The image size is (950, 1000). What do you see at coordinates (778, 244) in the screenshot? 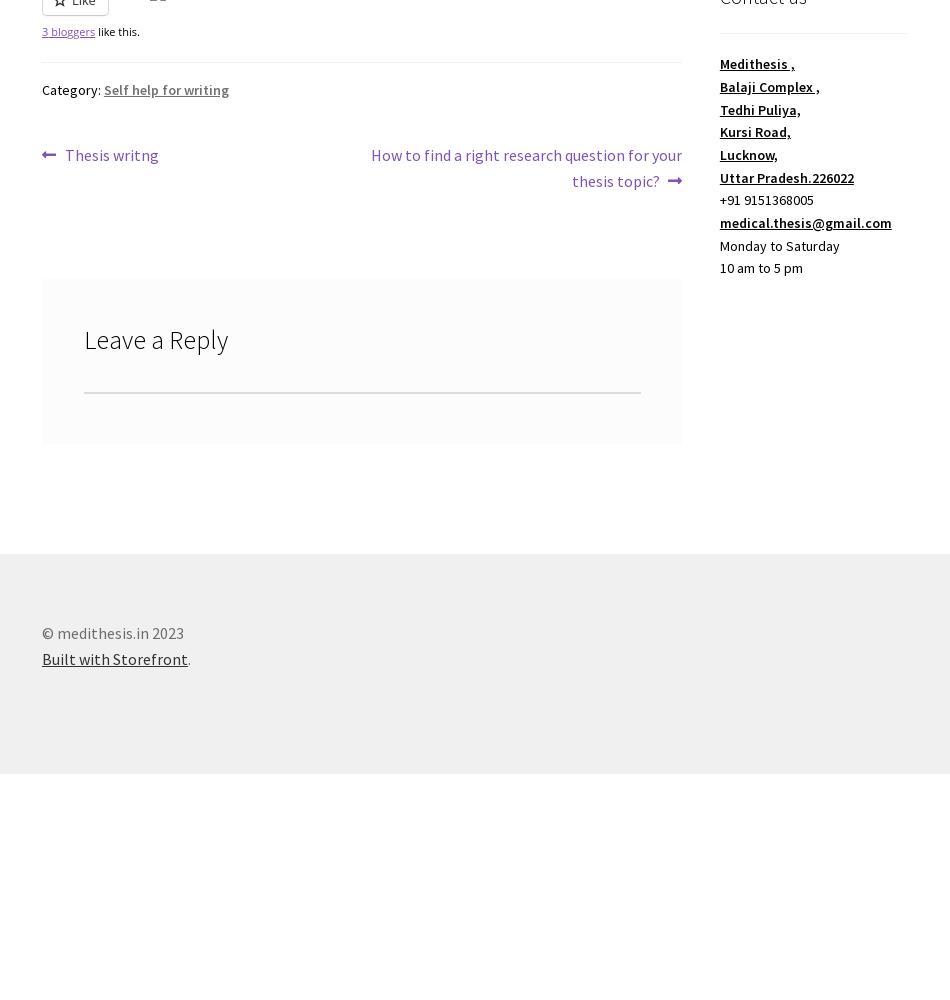
I see `'Monday to Saturday'` at bounding box center [778, 244].